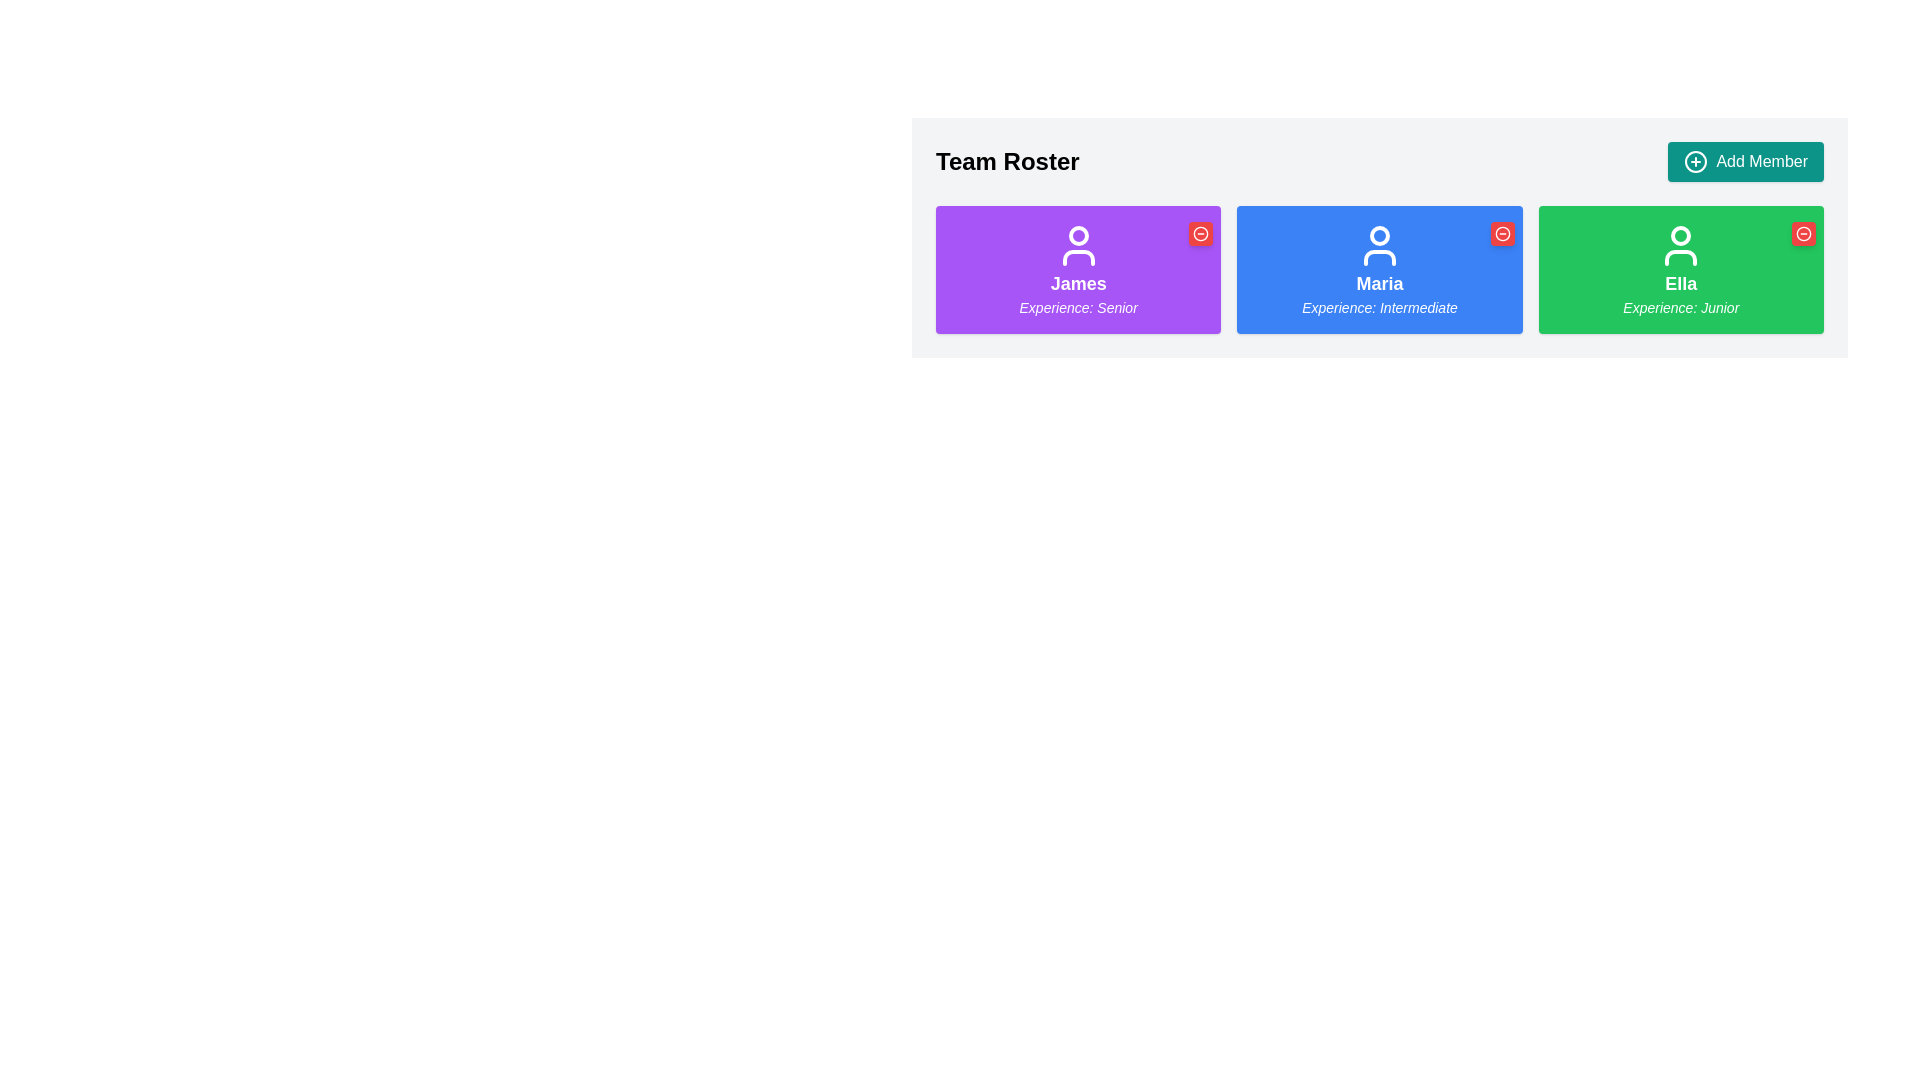 The width and height of the screenshot is (1920, 1080). Describe the element at coordinates (1077, 270) in the screenshot. I see `the informational card displaying details about James, which is the leftmost card in a row of three, characterized by a purple background with rounded corners` at that location.